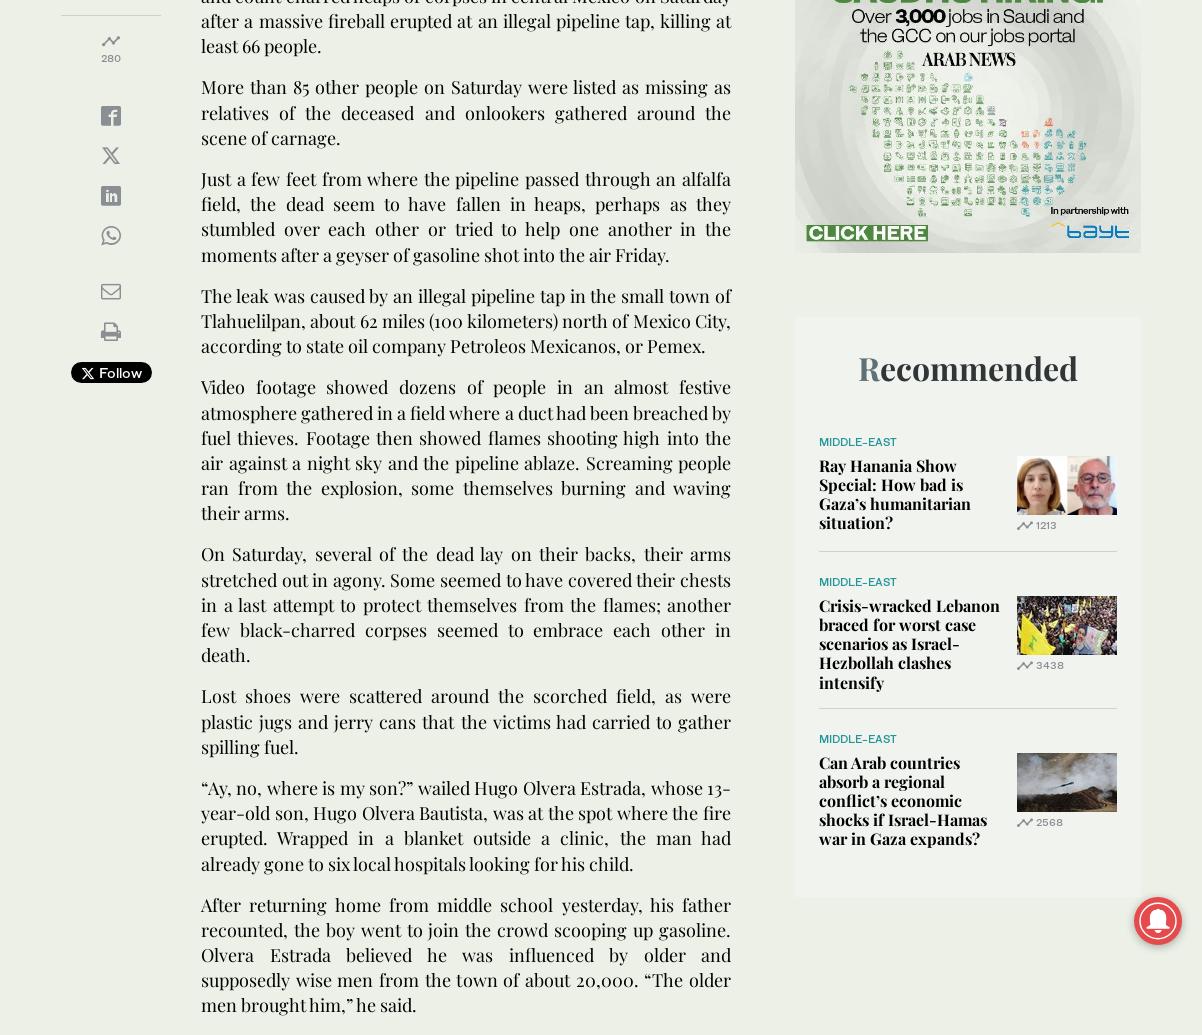 The height and width of the screenshot is (1035, 1202). I want to click on '2568', so click(1048, 819).